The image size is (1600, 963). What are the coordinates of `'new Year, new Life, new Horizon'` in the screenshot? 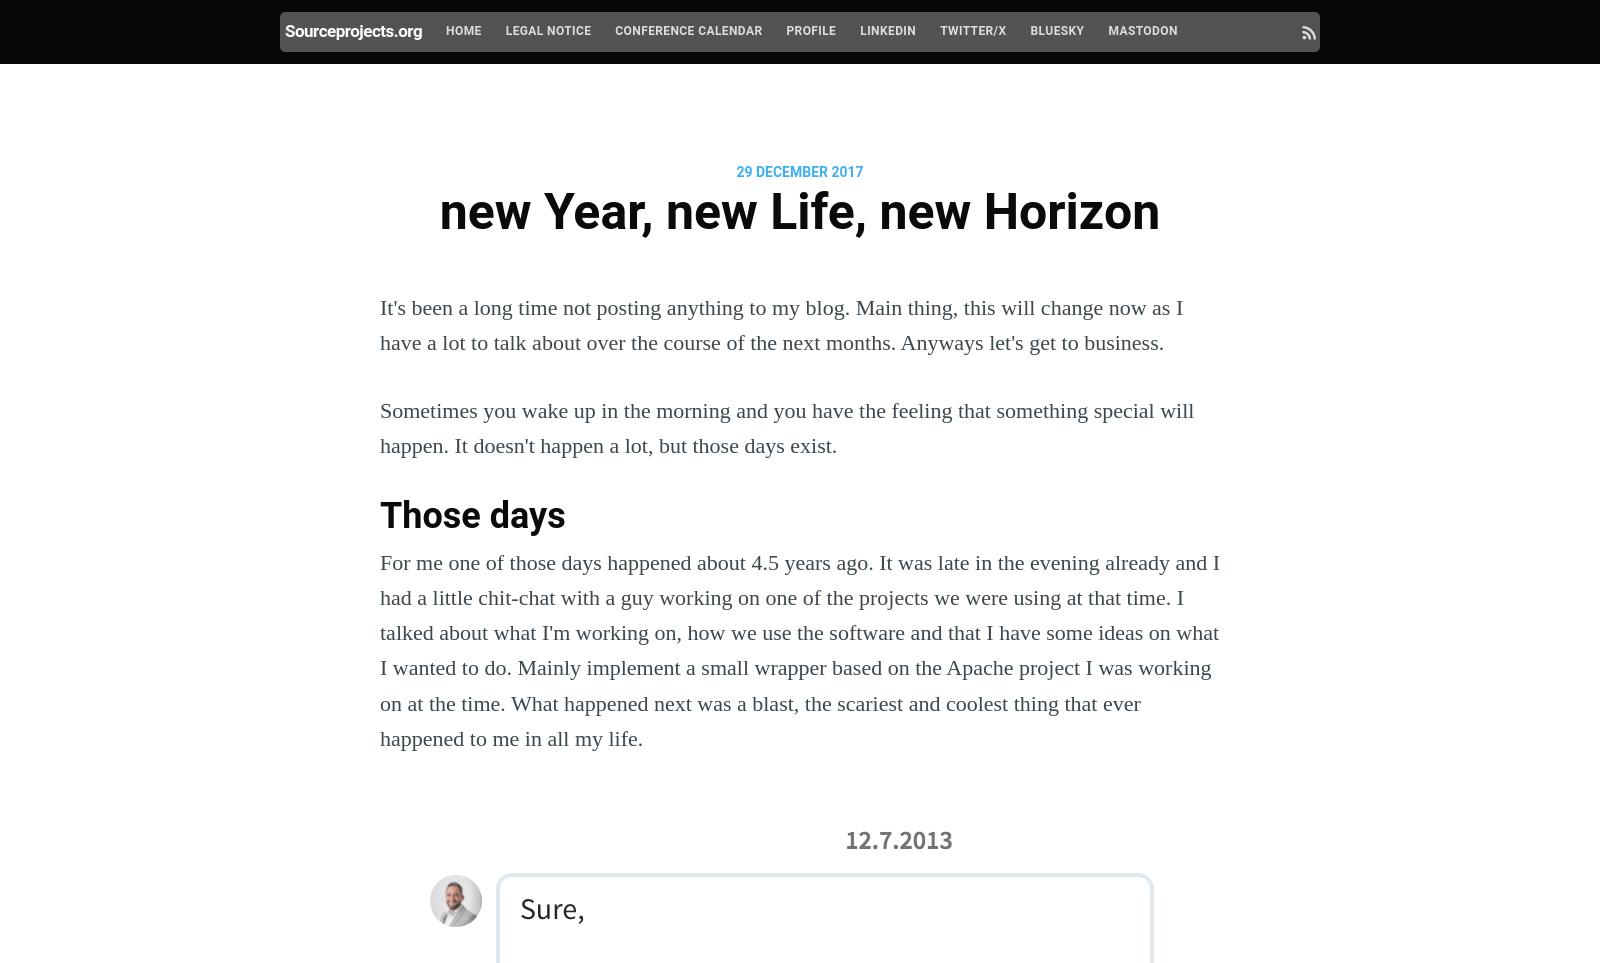 It's located at (799, 210).